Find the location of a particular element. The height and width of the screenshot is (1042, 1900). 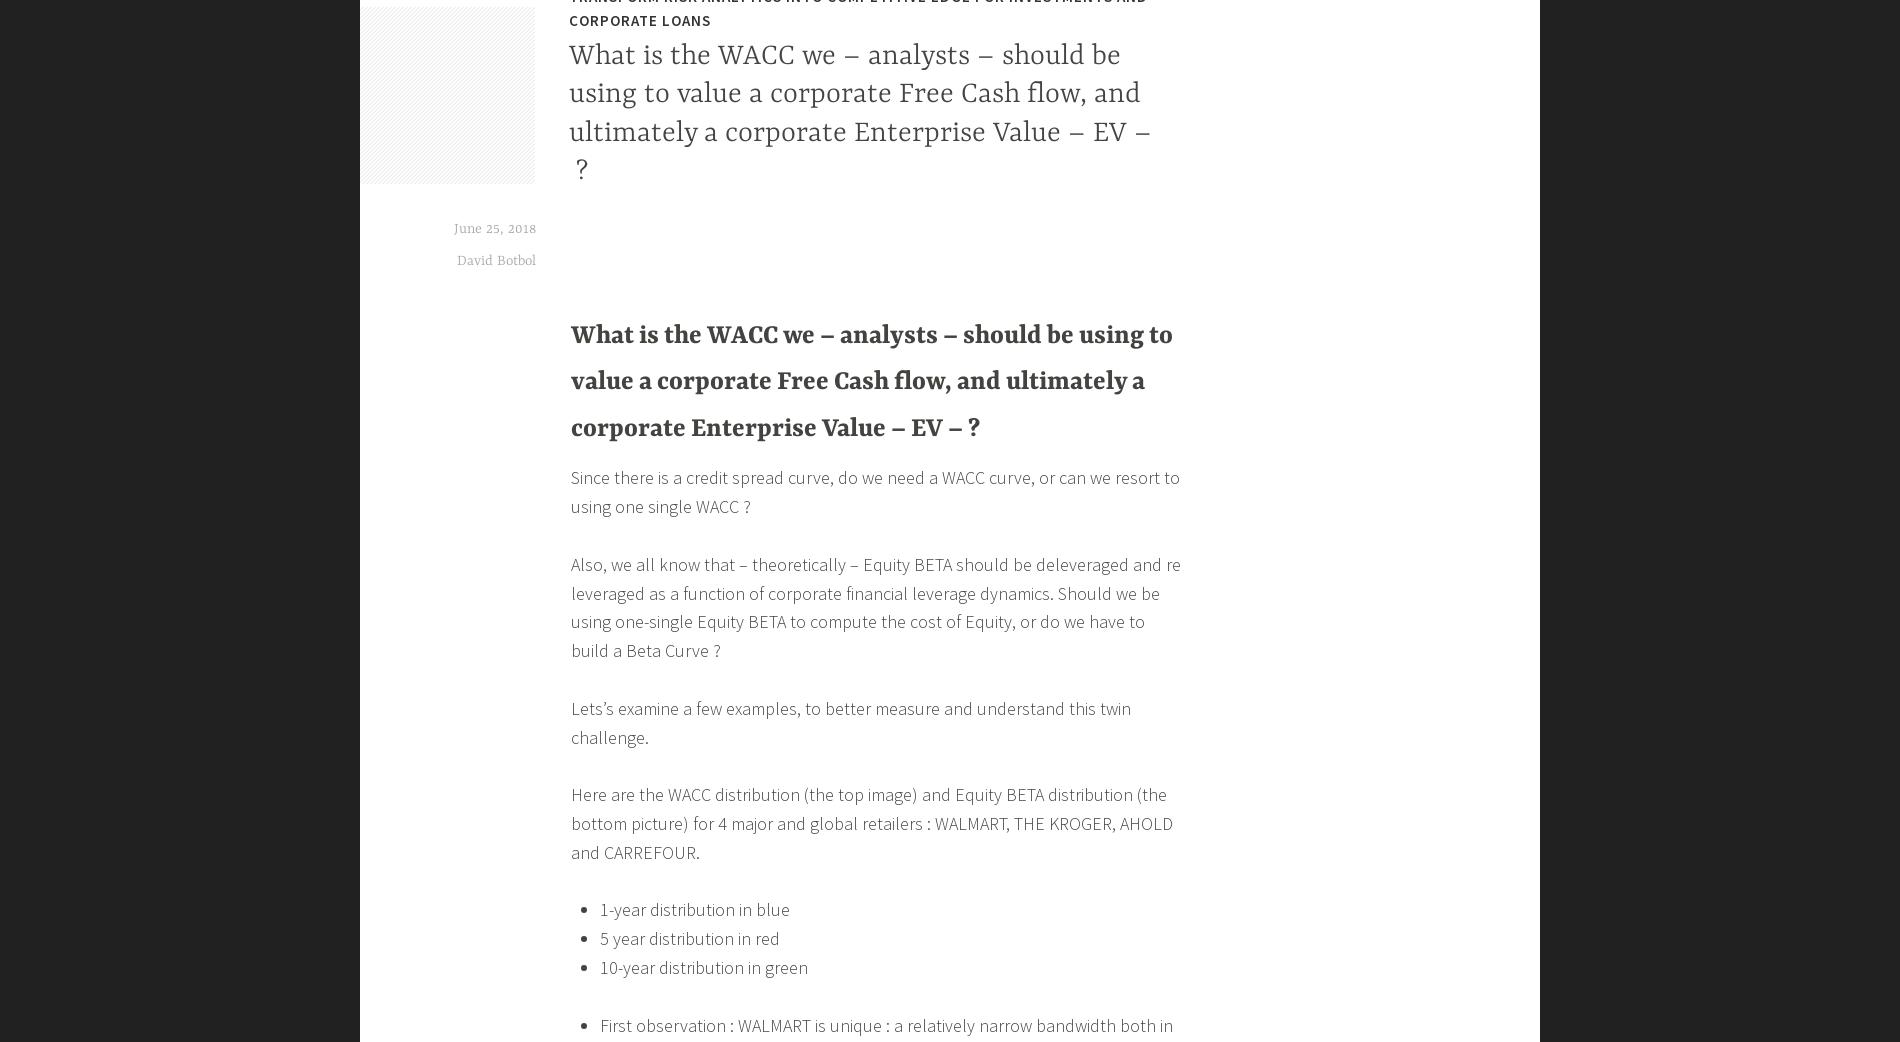

'Website' is located at coordinates (603, 124).